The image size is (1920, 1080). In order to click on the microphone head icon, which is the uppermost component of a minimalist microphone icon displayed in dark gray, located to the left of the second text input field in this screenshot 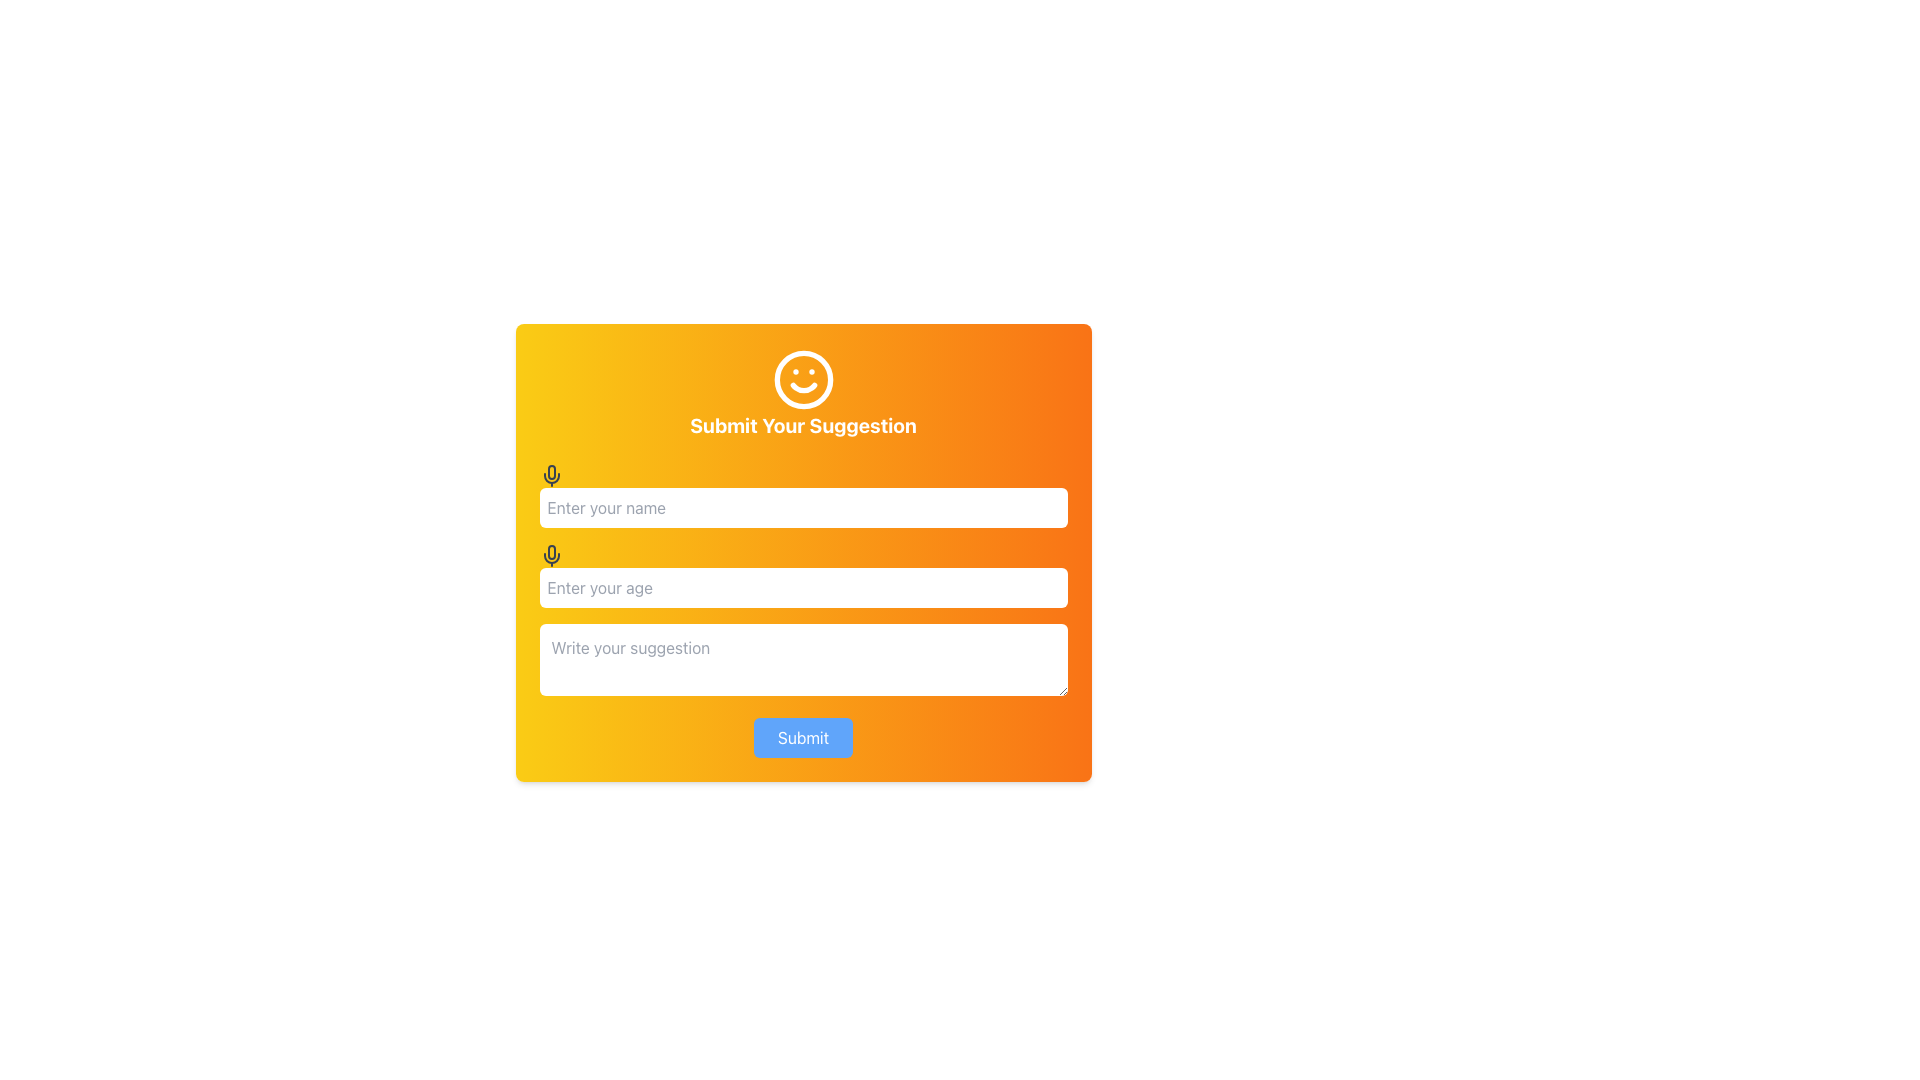, I will do `click(551, 472)`.